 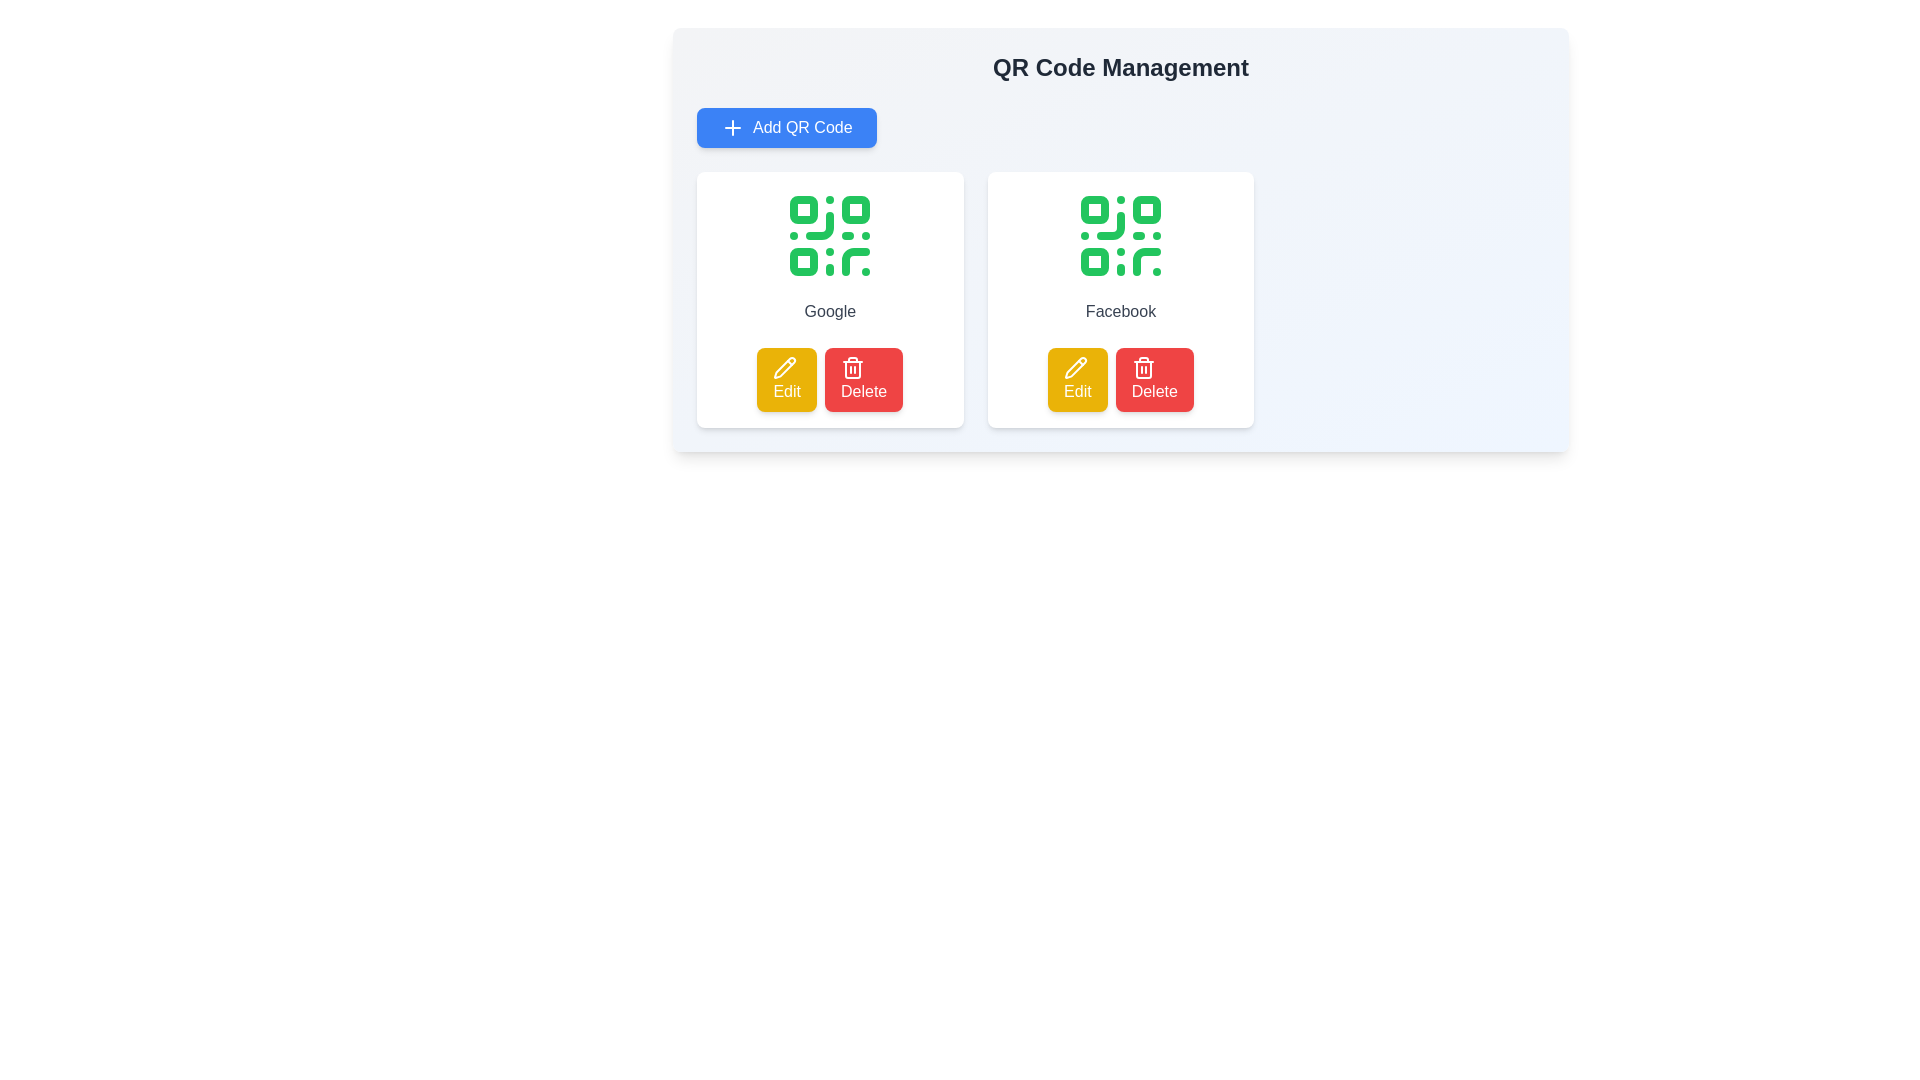 I want to click on the Decorative QR code segment located in the top-left corner of the left QR code graphic on the page, so click(x=804, y=209).